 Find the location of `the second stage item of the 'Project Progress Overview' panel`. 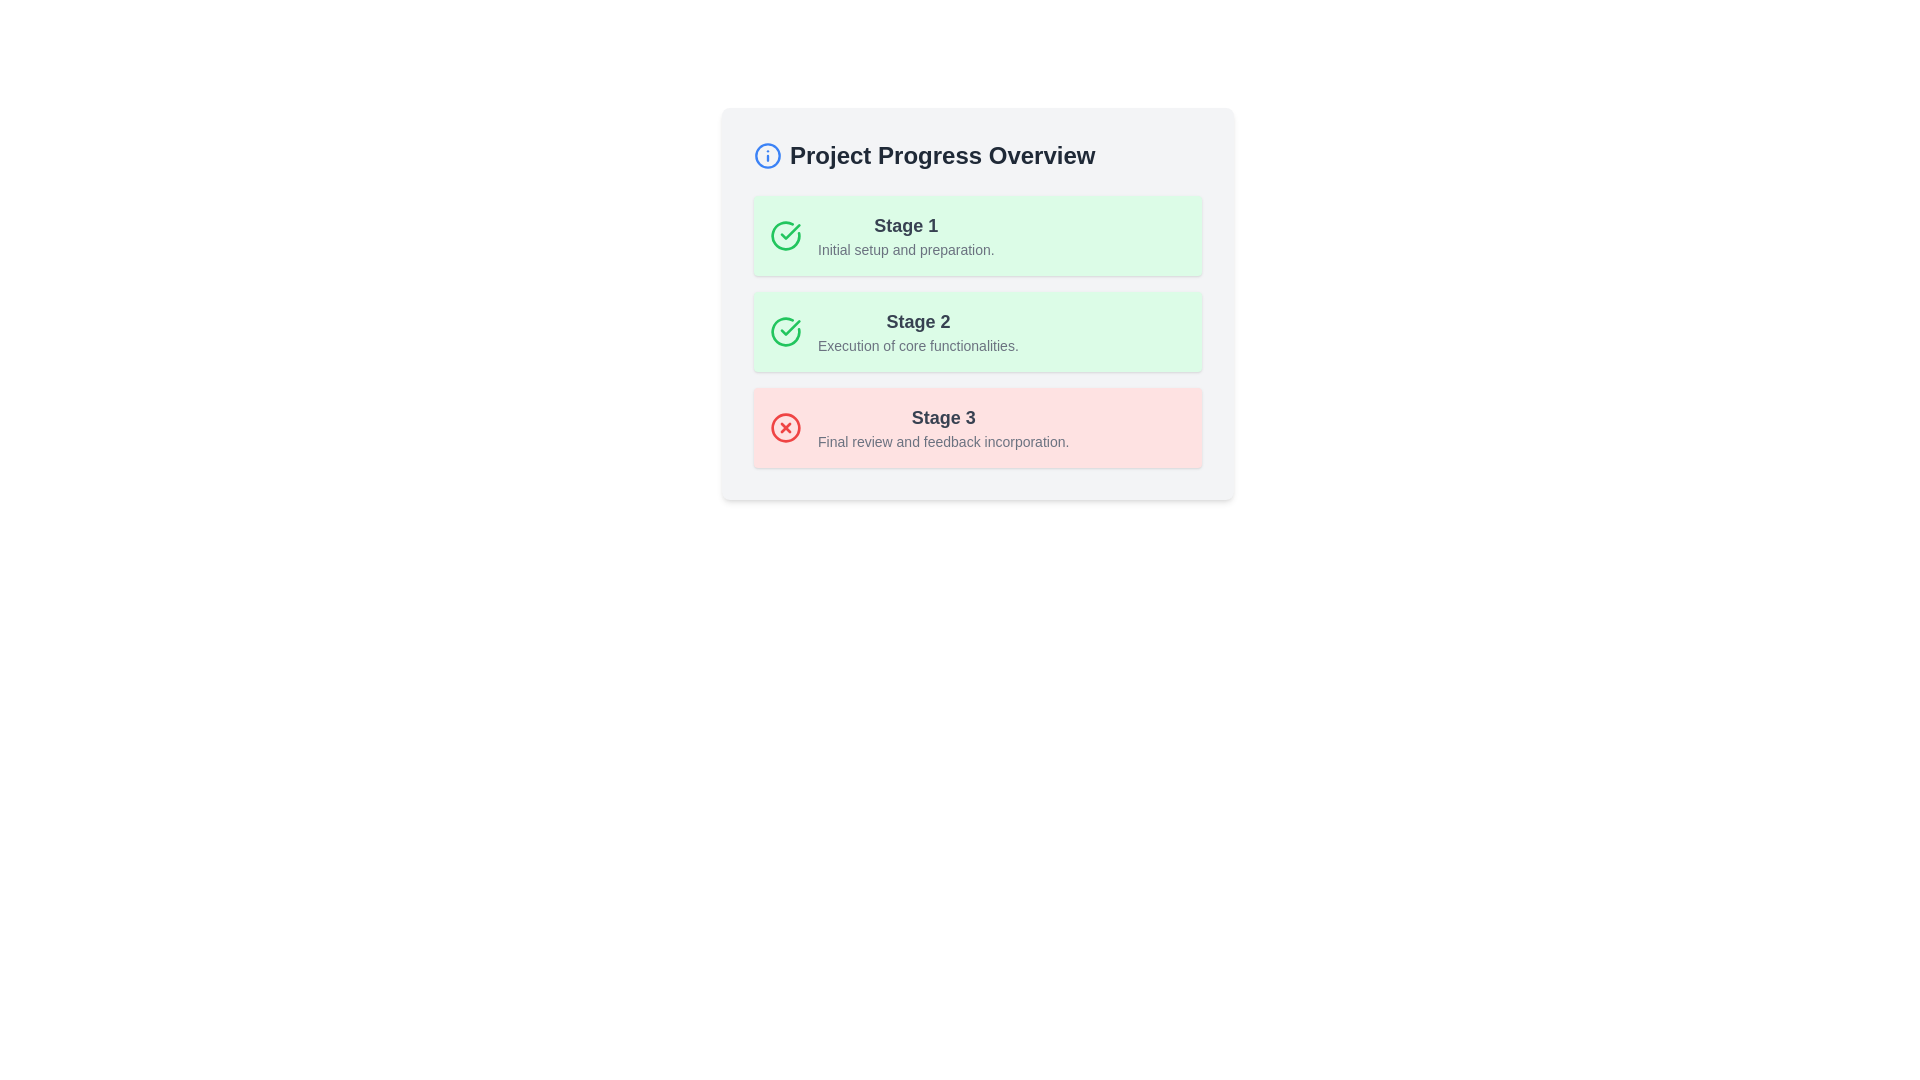

the second stage item of the 'Project Progress Overview' panel is located at coordinates (978, 304).